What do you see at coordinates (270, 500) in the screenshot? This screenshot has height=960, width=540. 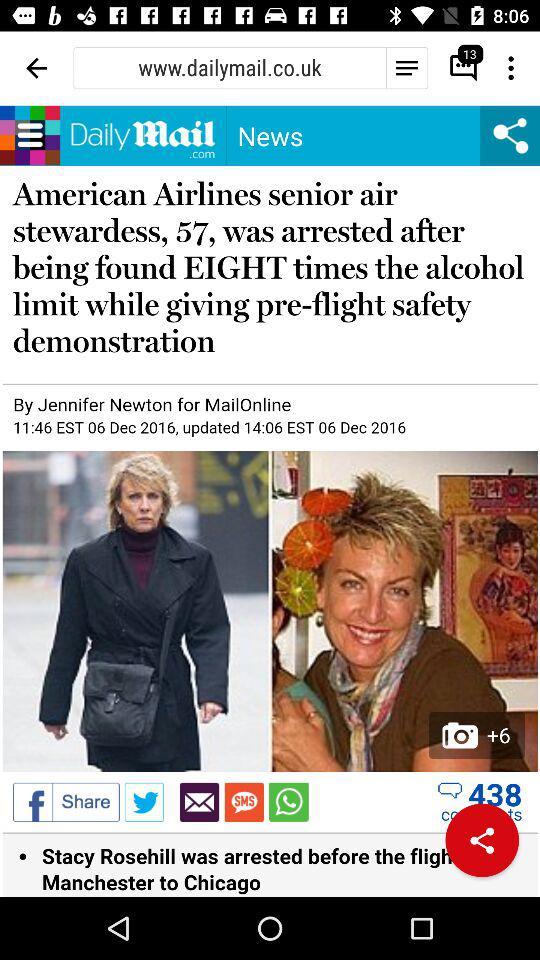 I see `article` at bounding box center [270, 500].